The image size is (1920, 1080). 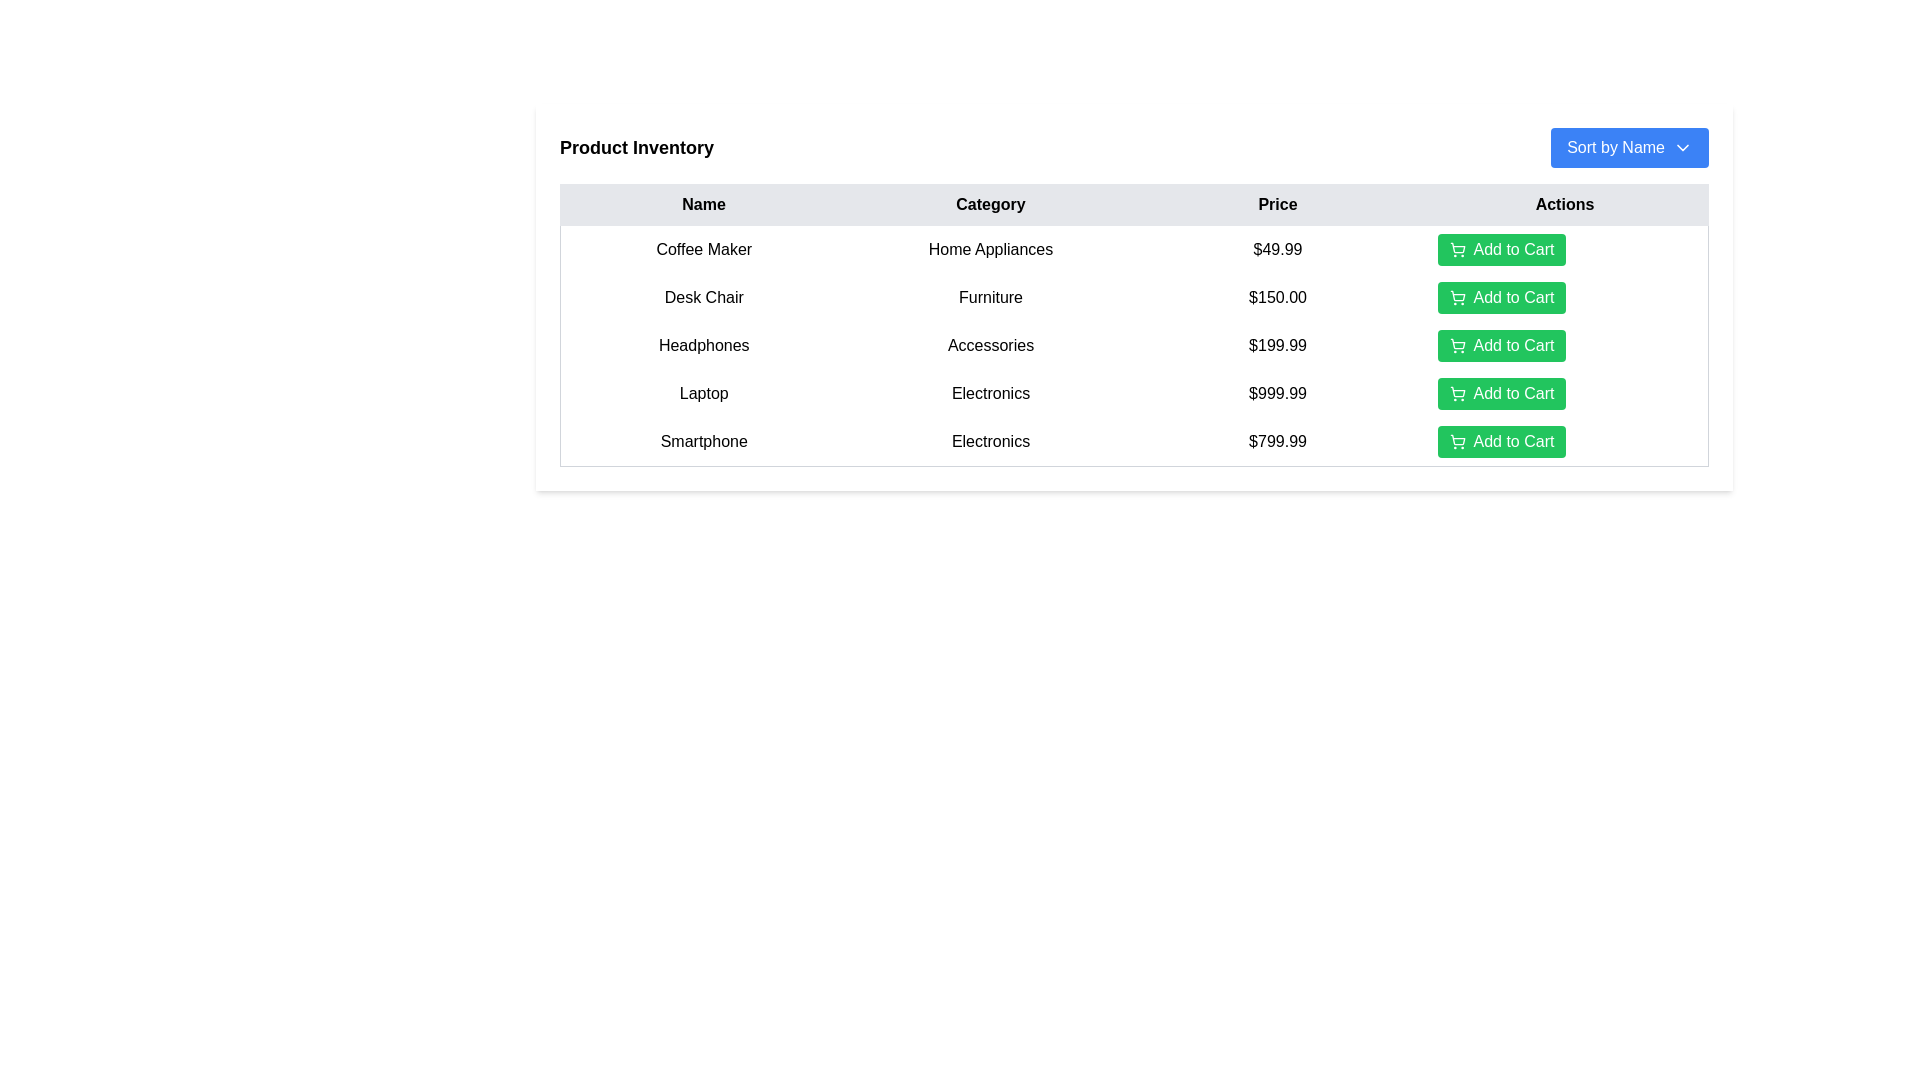 I want to click on the shopping cart icon located in the third row of the product inventory table corresponding to the item 'Headphones', so click(x=1457, y=342).